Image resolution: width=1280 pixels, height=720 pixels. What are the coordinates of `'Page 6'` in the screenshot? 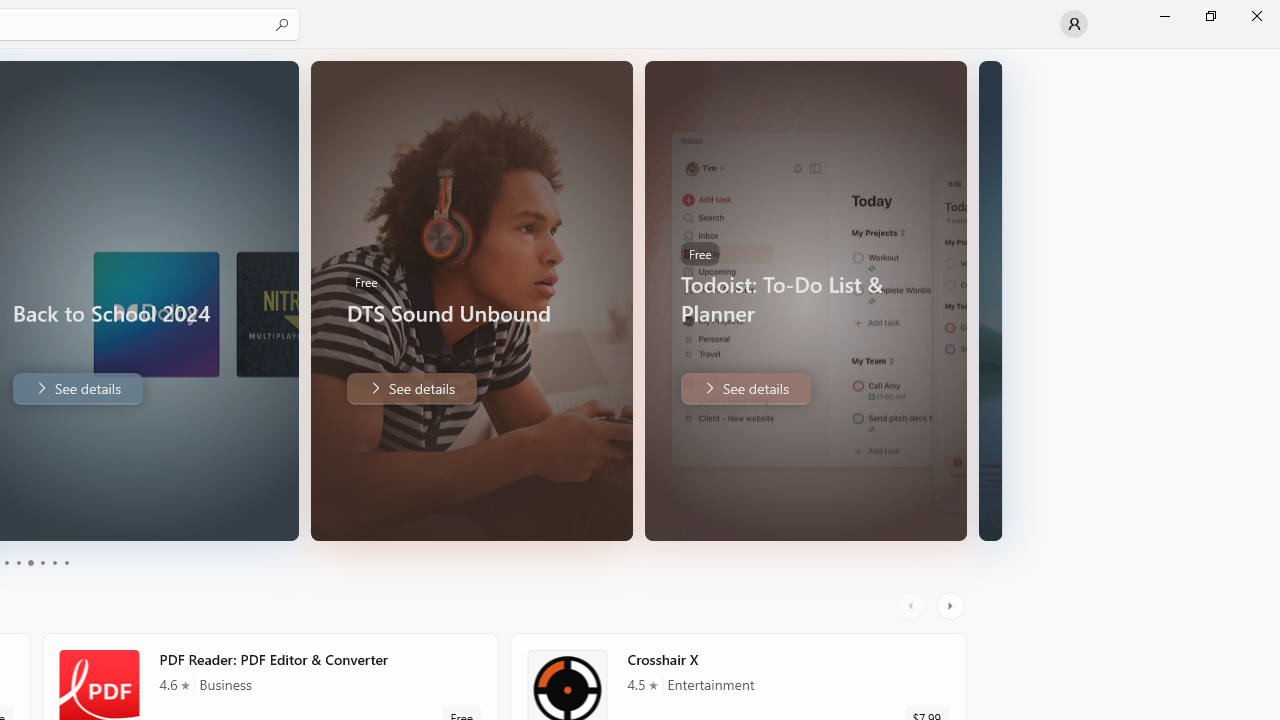 It's located at (65, 563).